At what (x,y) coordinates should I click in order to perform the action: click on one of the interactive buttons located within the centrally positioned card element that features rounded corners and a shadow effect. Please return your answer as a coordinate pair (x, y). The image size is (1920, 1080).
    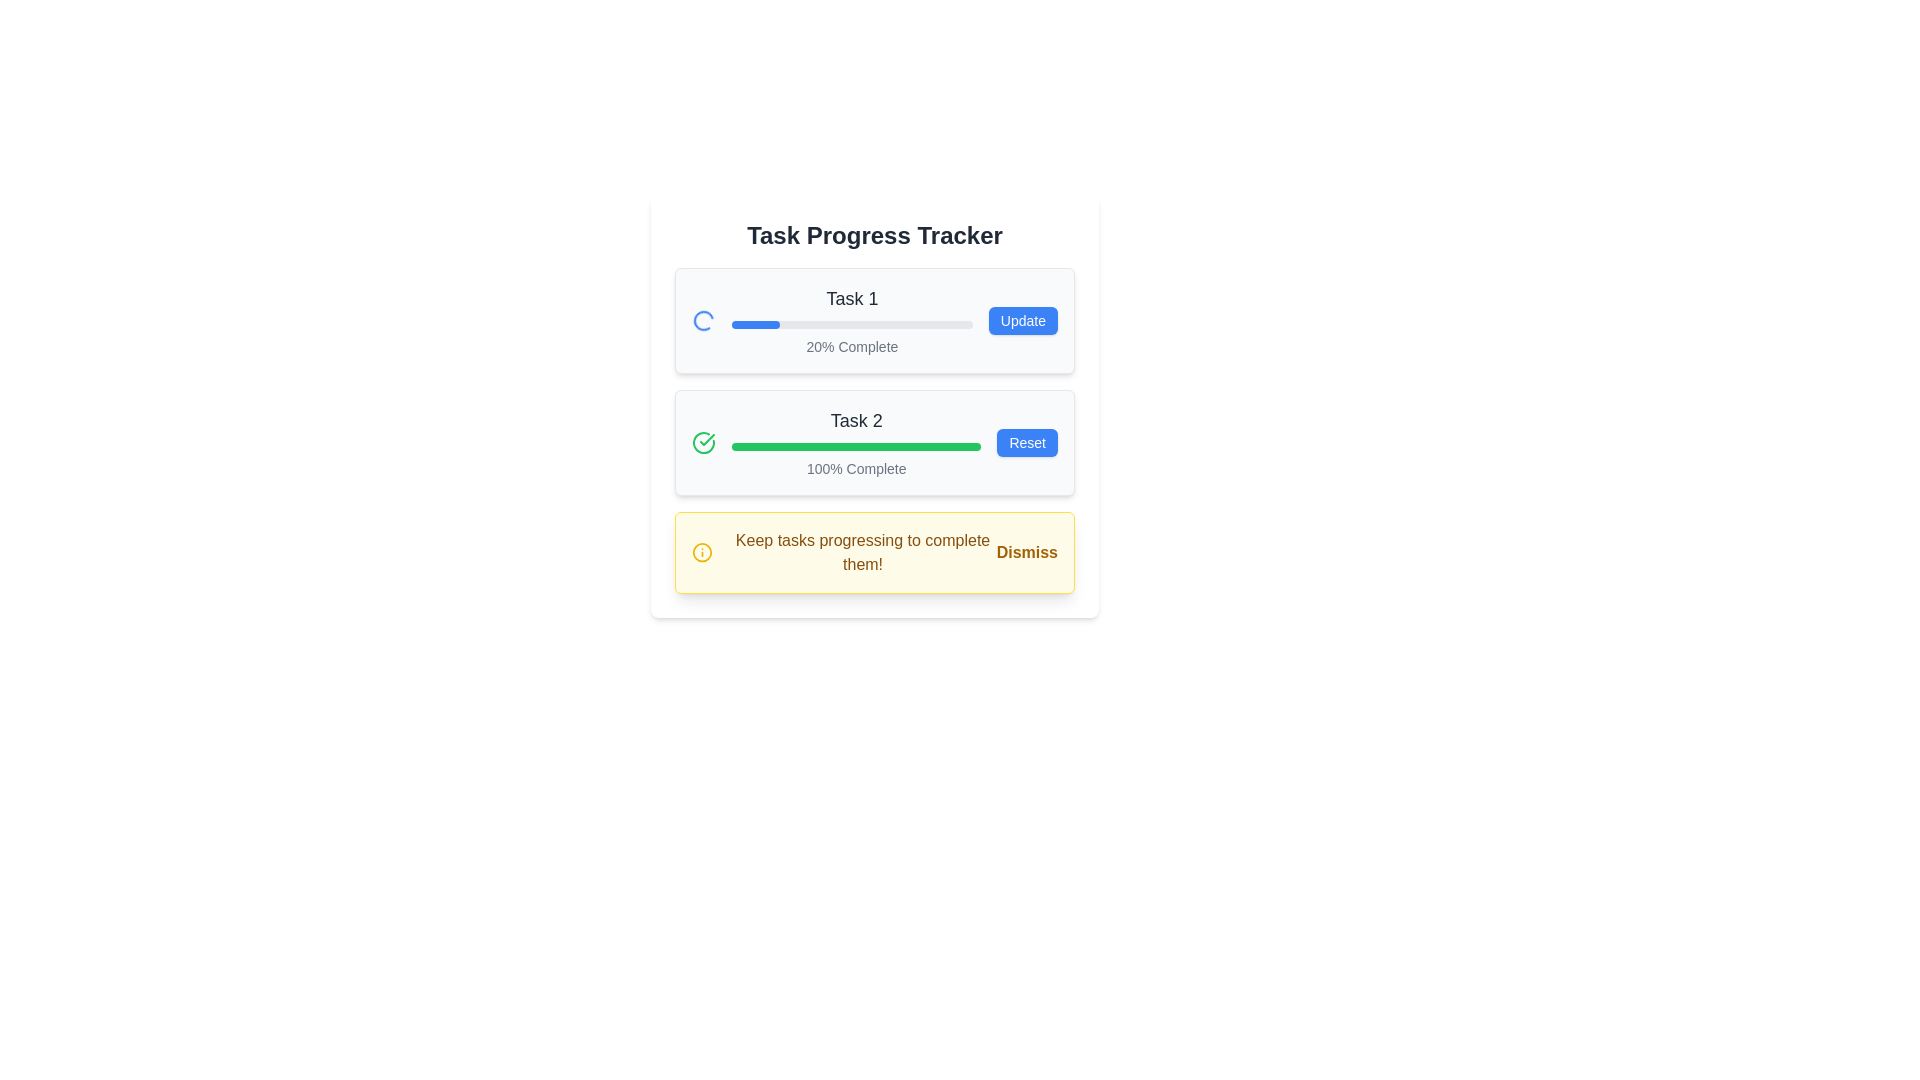
    Looking at the image, I should click on (874, 406).